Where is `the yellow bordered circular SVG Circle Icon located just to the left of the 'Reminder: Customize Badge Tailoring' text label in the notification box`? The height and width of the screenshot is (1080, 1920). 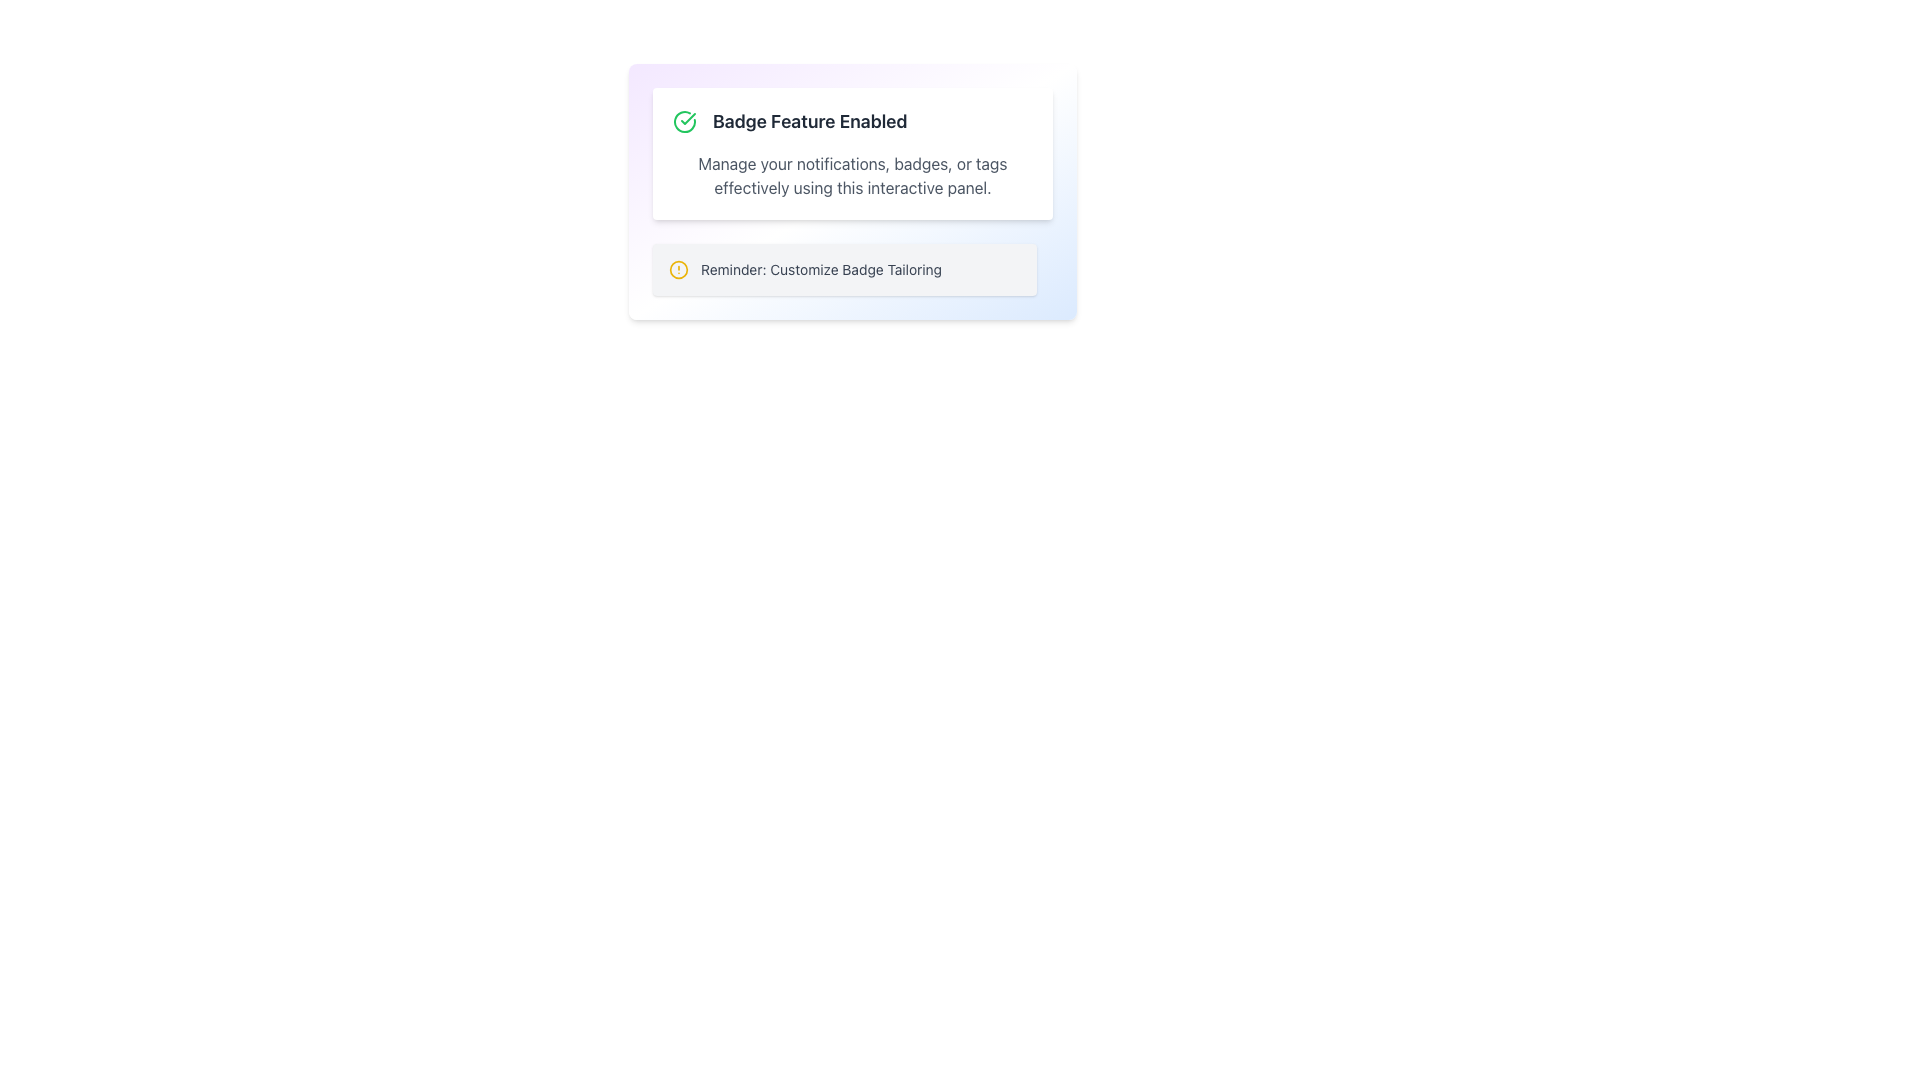 the yellow bordered circular SVG Circle Icon located just to the left of the 'Reminder: Customize Badge Tailoring' text label in the notification box is located at coordinates (678, 270).